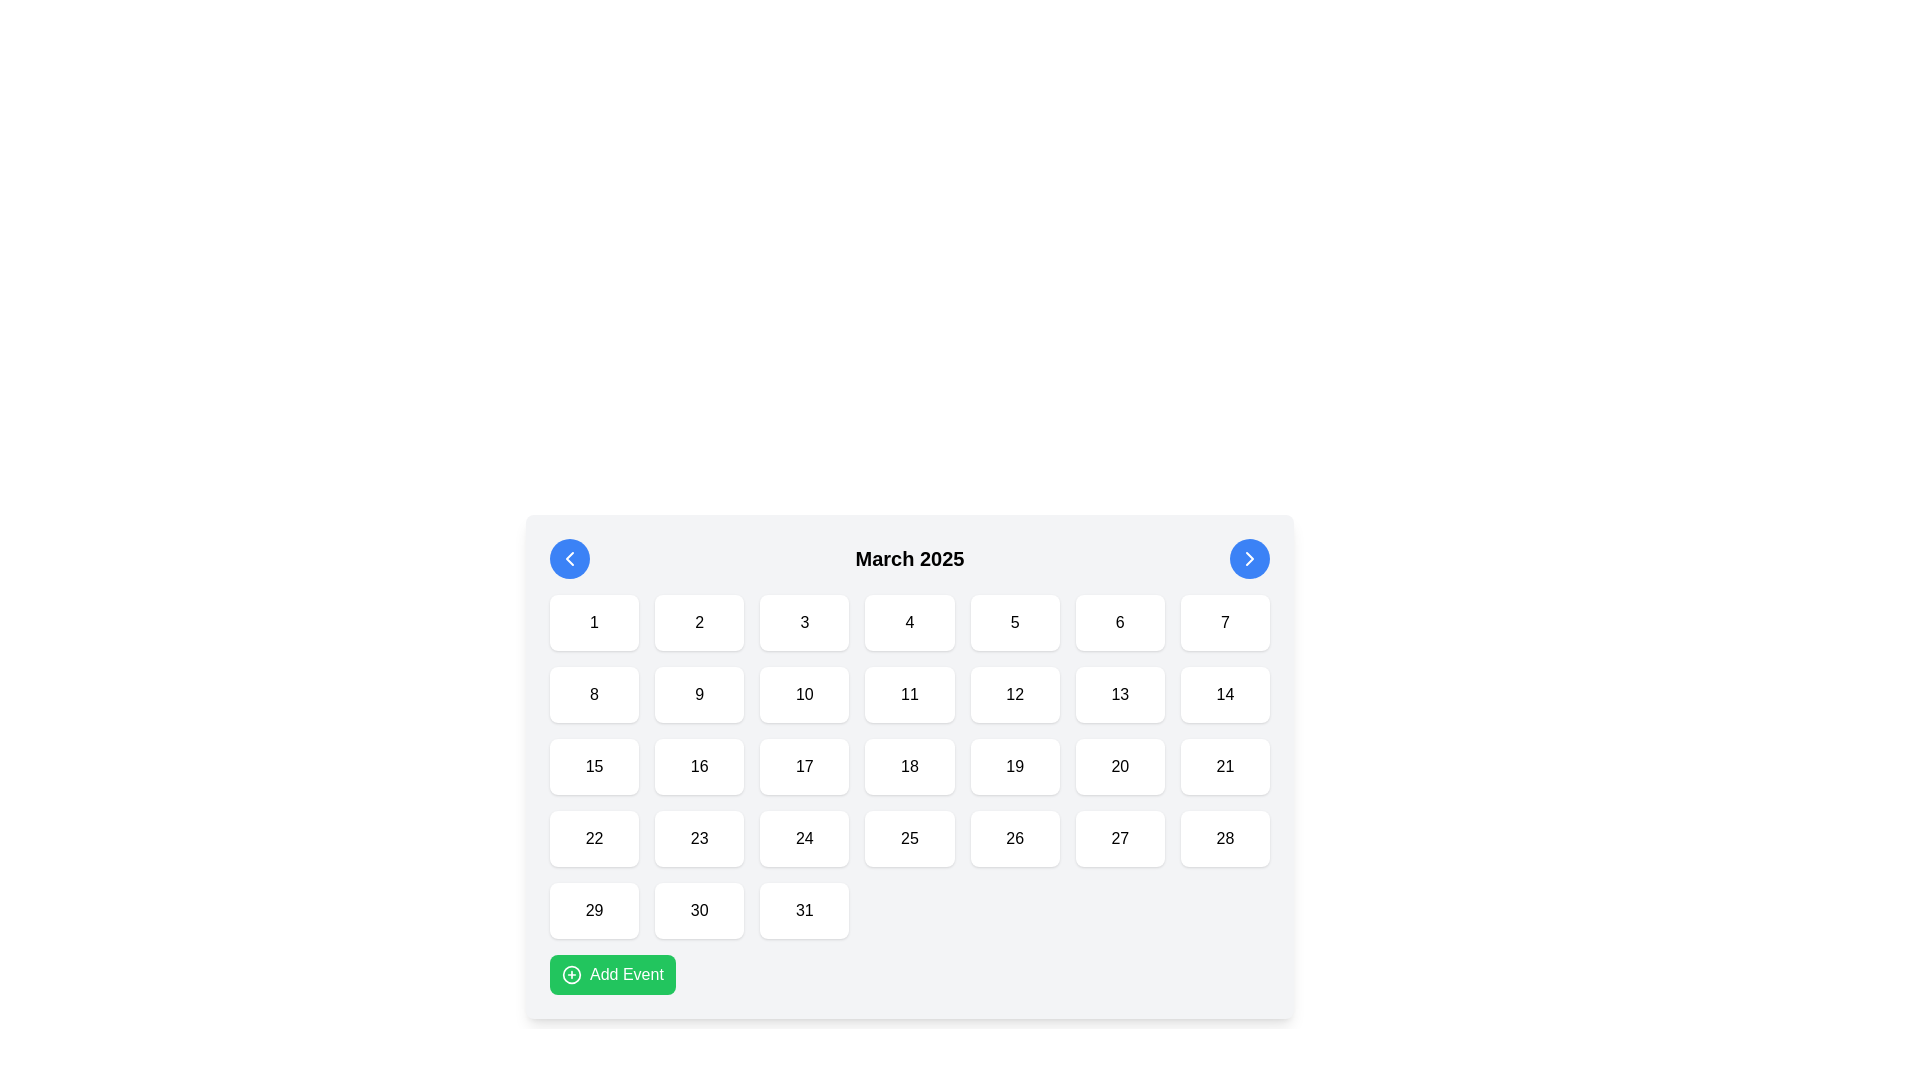 Image resolution: width=1920 pixels, height=1080 pixels. What do you see at coordinates (804, 693) in the screenshot?
I see `the date button displaying '10', which is located in the second row and third column of the calendar-like grid layout` at bounding box center [804, 693].